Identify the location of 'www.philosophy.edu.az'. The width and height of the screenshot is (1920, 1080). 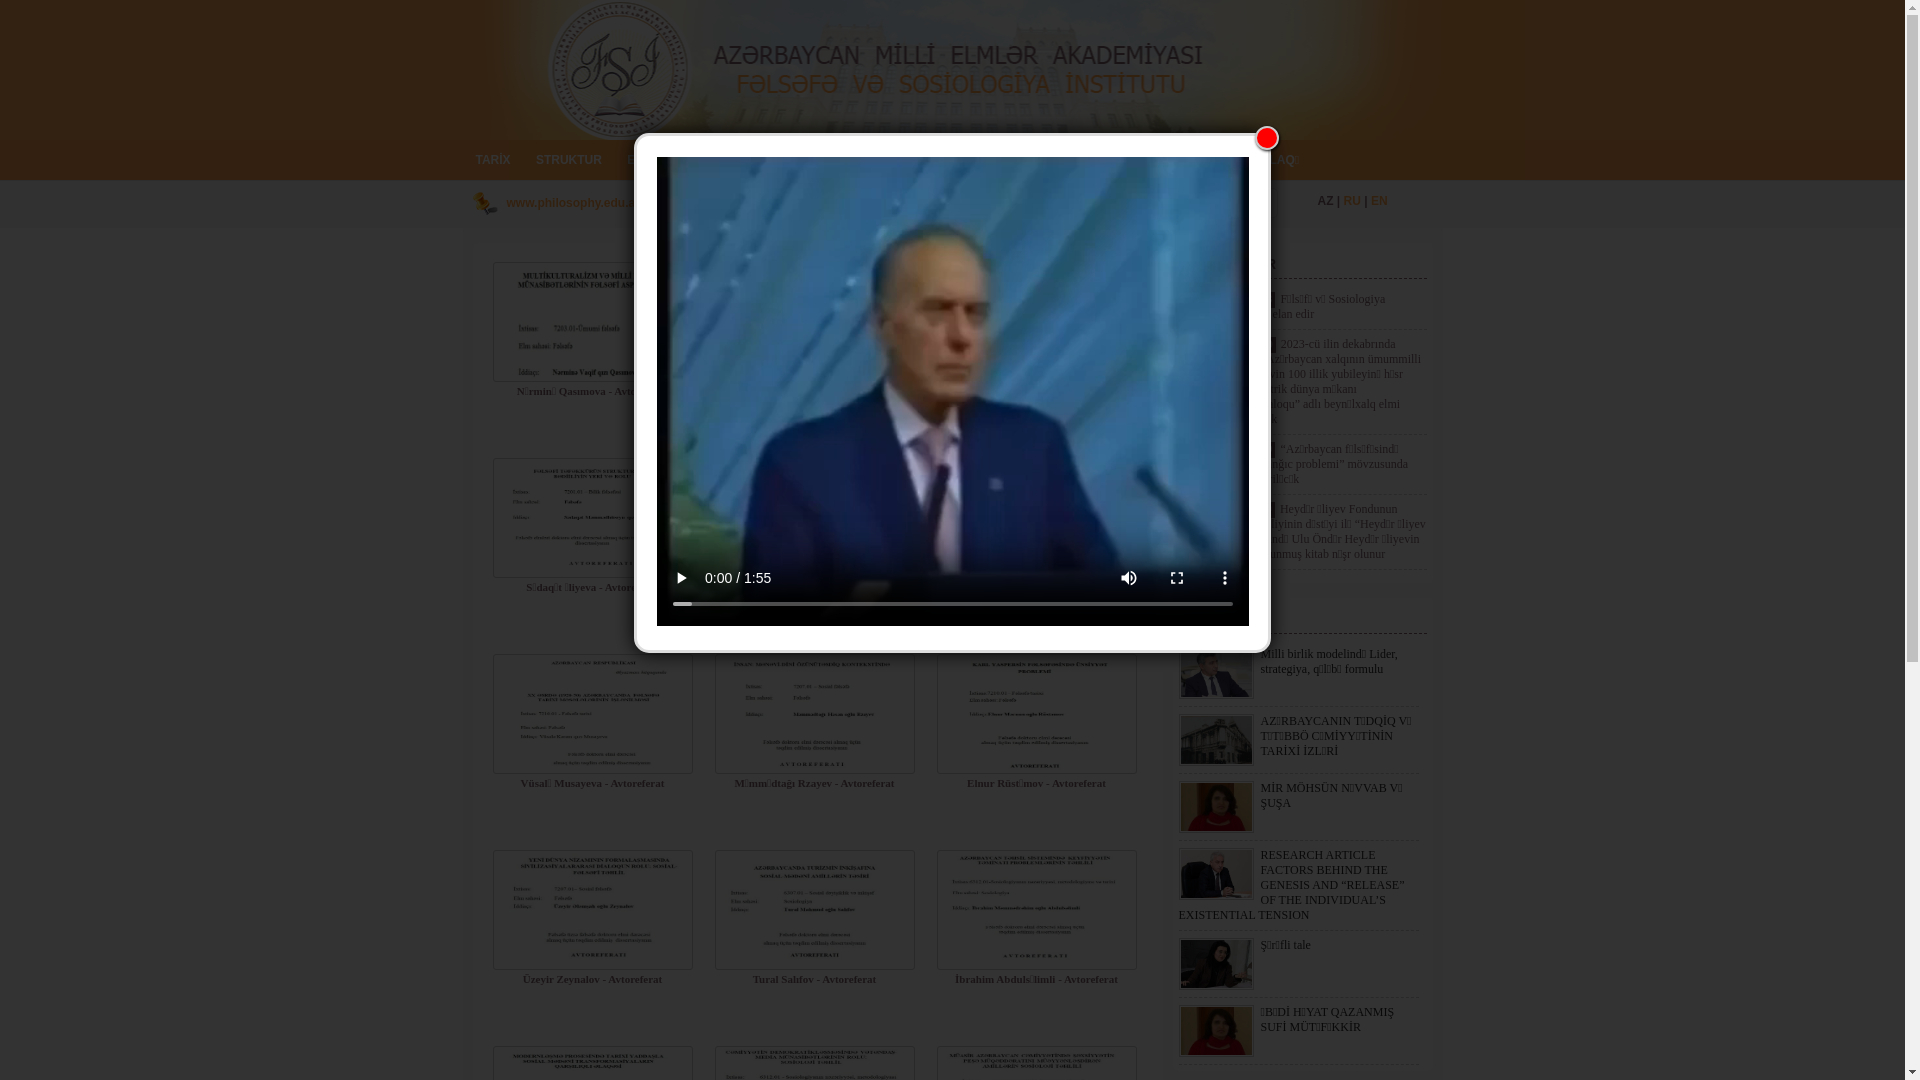
(505, 203).